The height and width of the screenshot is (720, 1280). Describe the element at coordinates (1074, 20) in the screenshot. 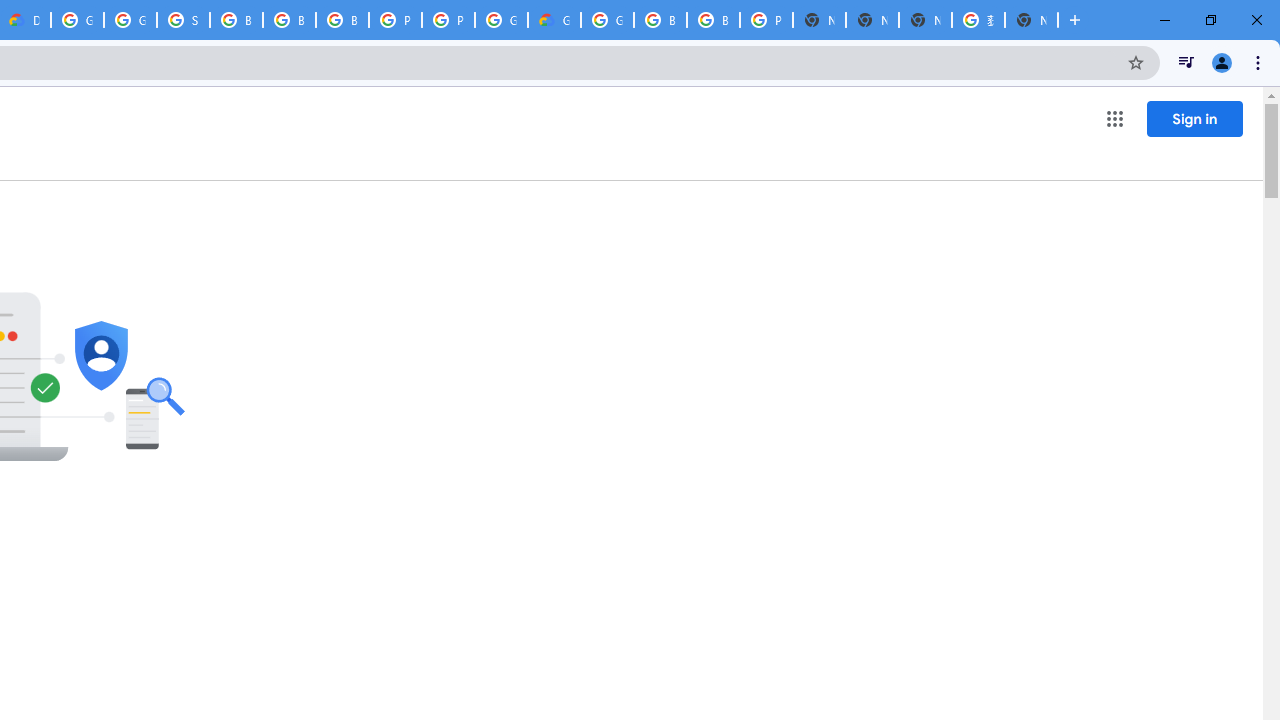

I see `'New Tab'` at that location.